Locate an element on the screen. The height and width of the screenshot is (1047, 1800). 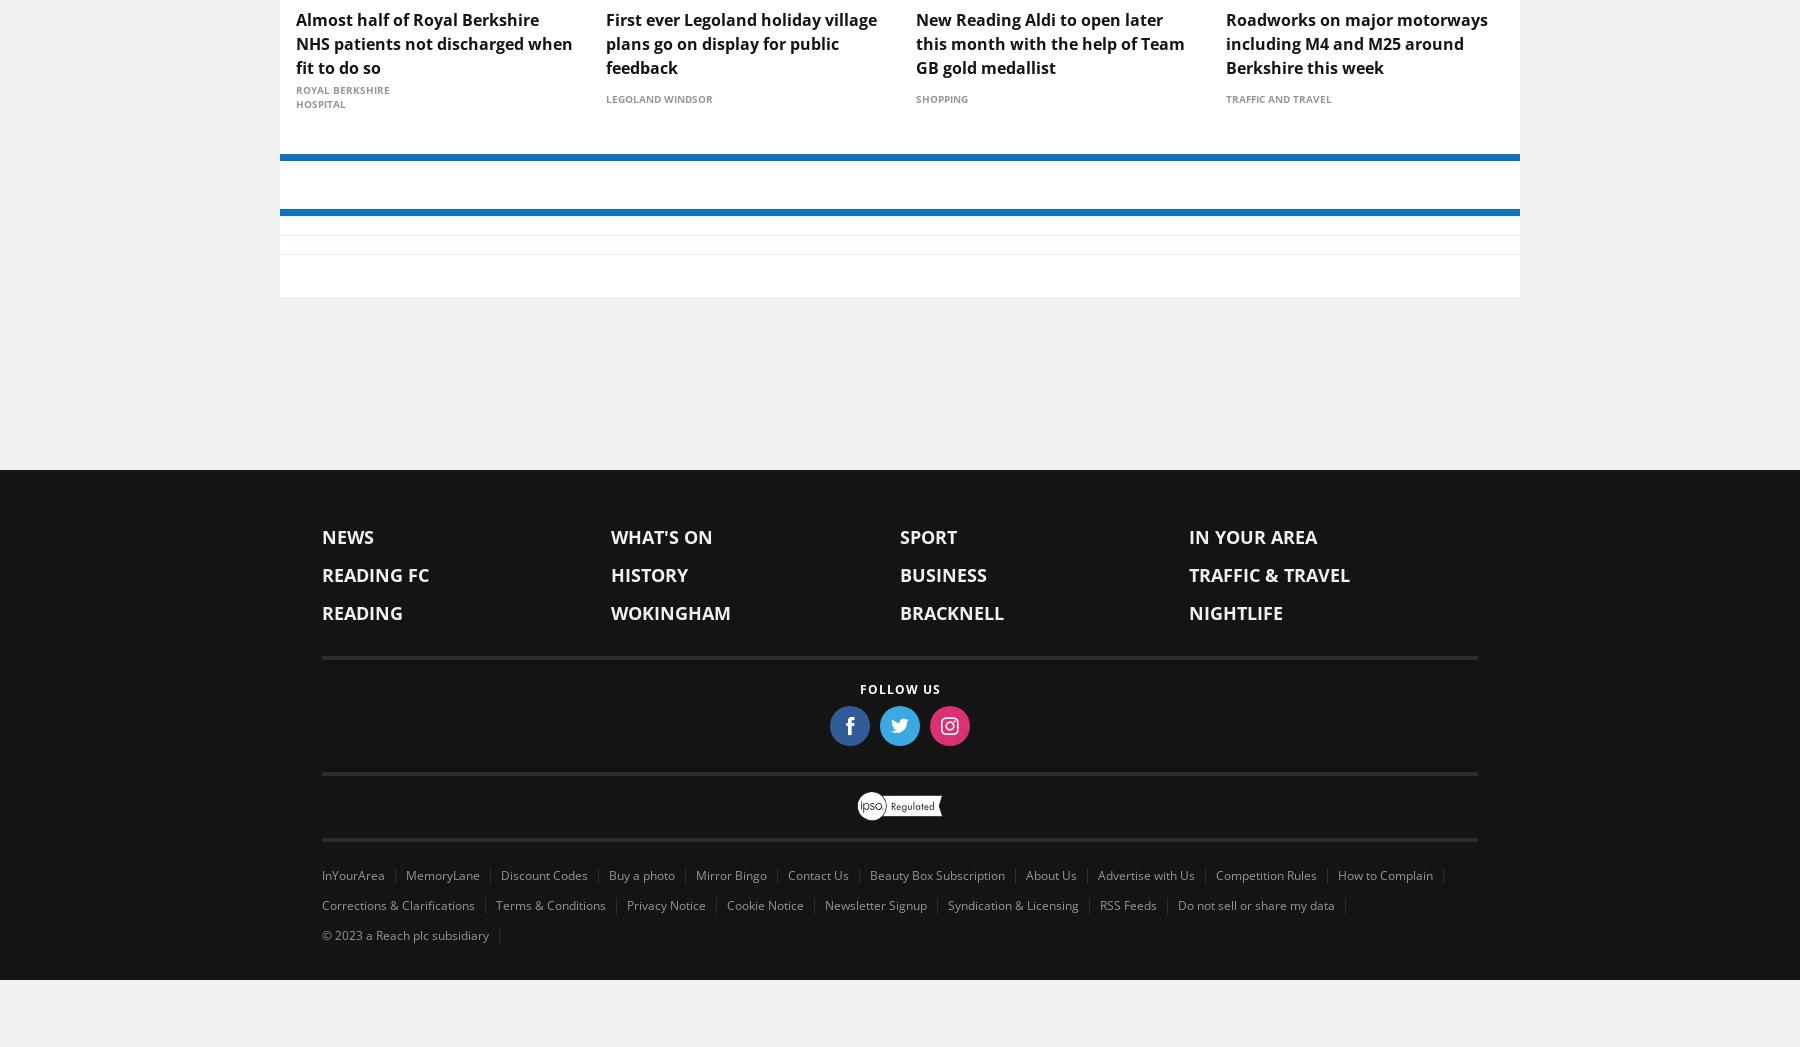
'History' is located at coordinates (610, 734).